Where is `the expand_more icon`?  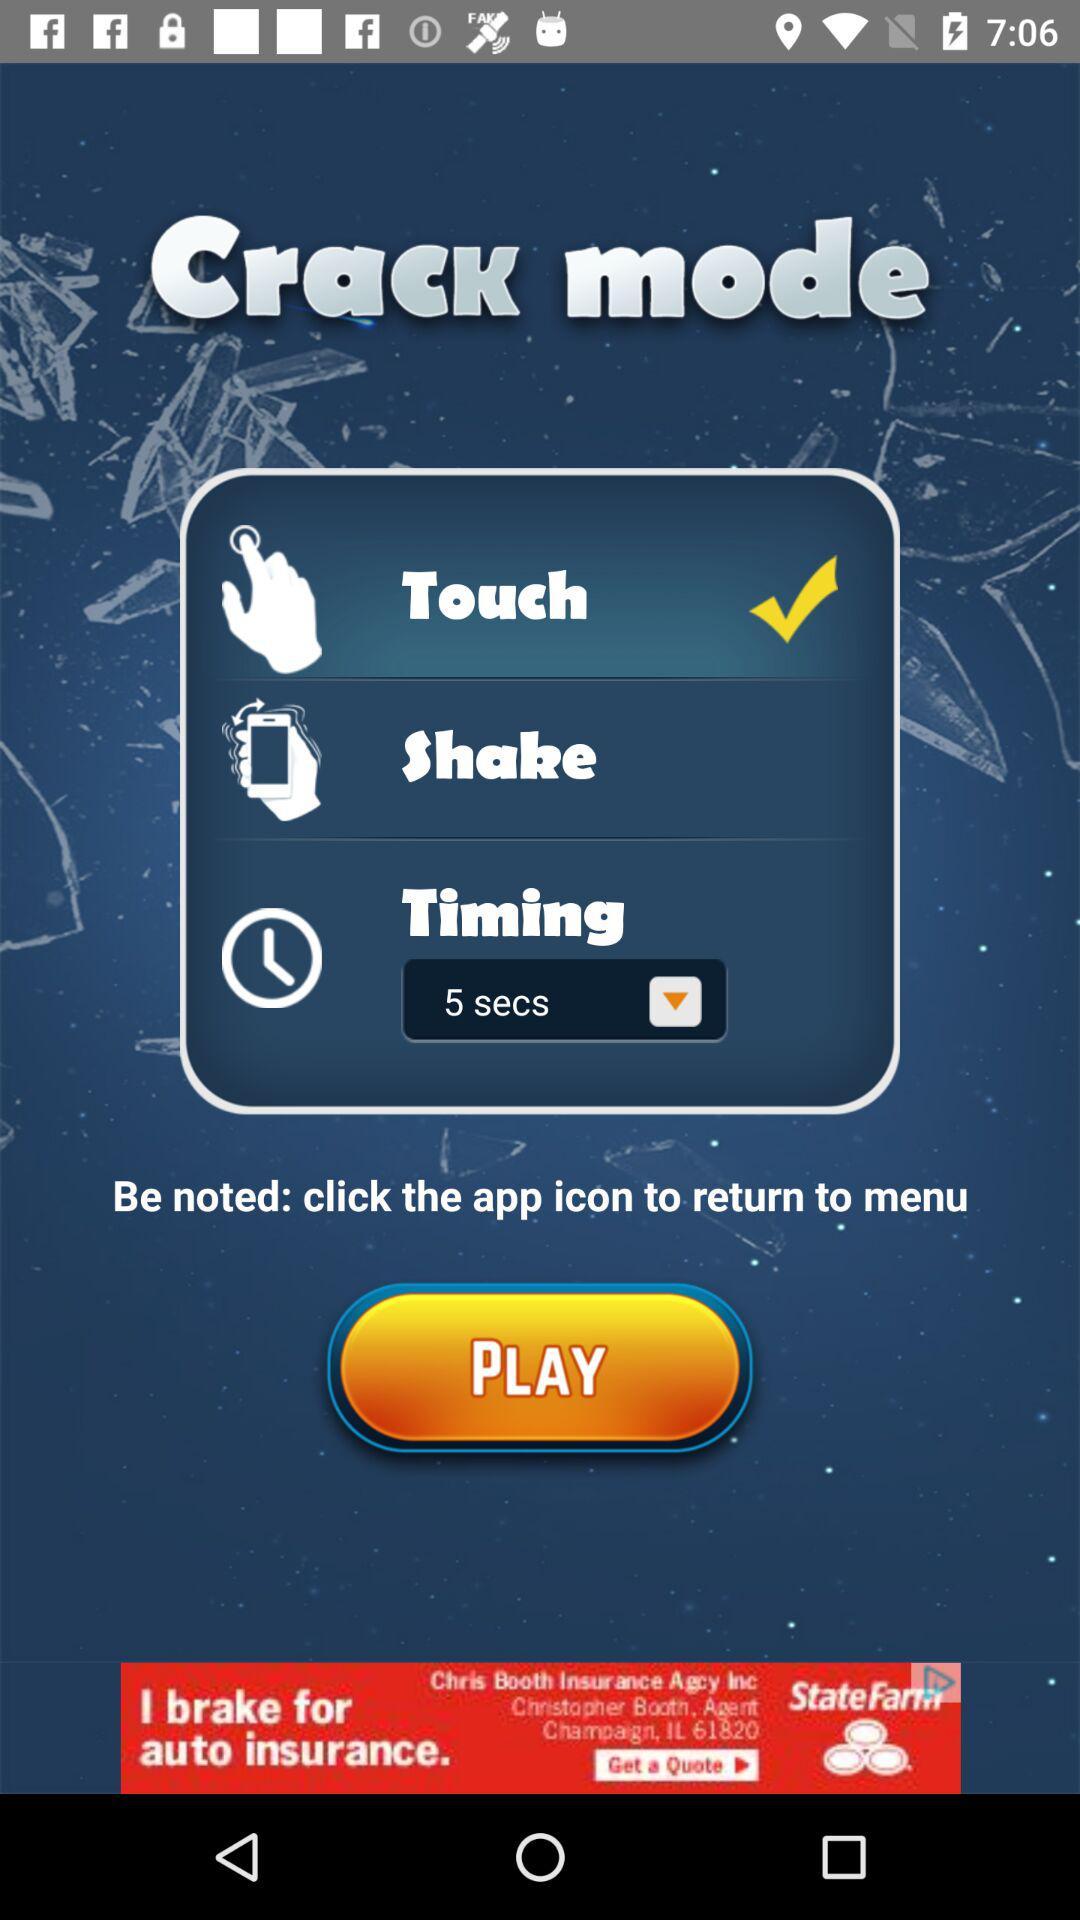 the expand_more icon is located at coordinates (675, 1001).